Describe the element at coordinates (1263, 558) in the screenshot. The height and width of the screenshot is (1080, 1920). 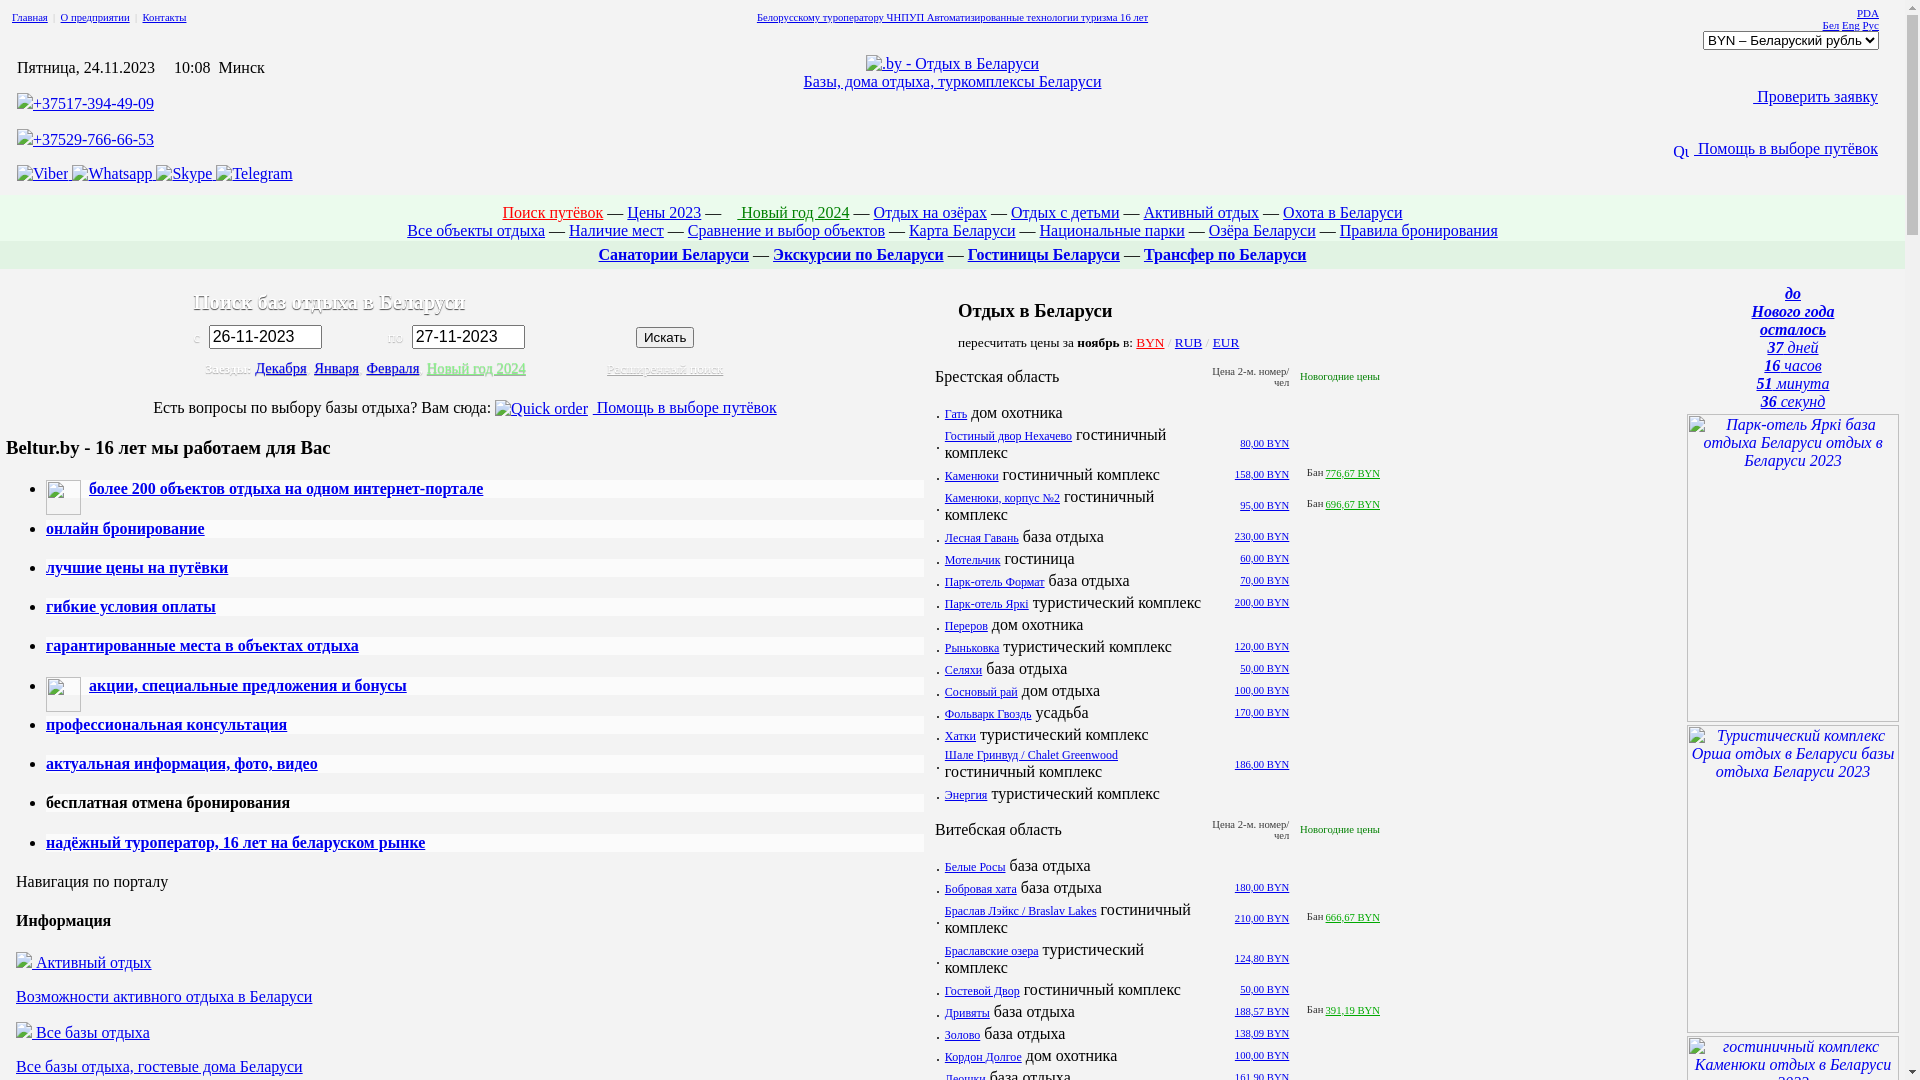
I see `'60,00 BYN'` at that location.